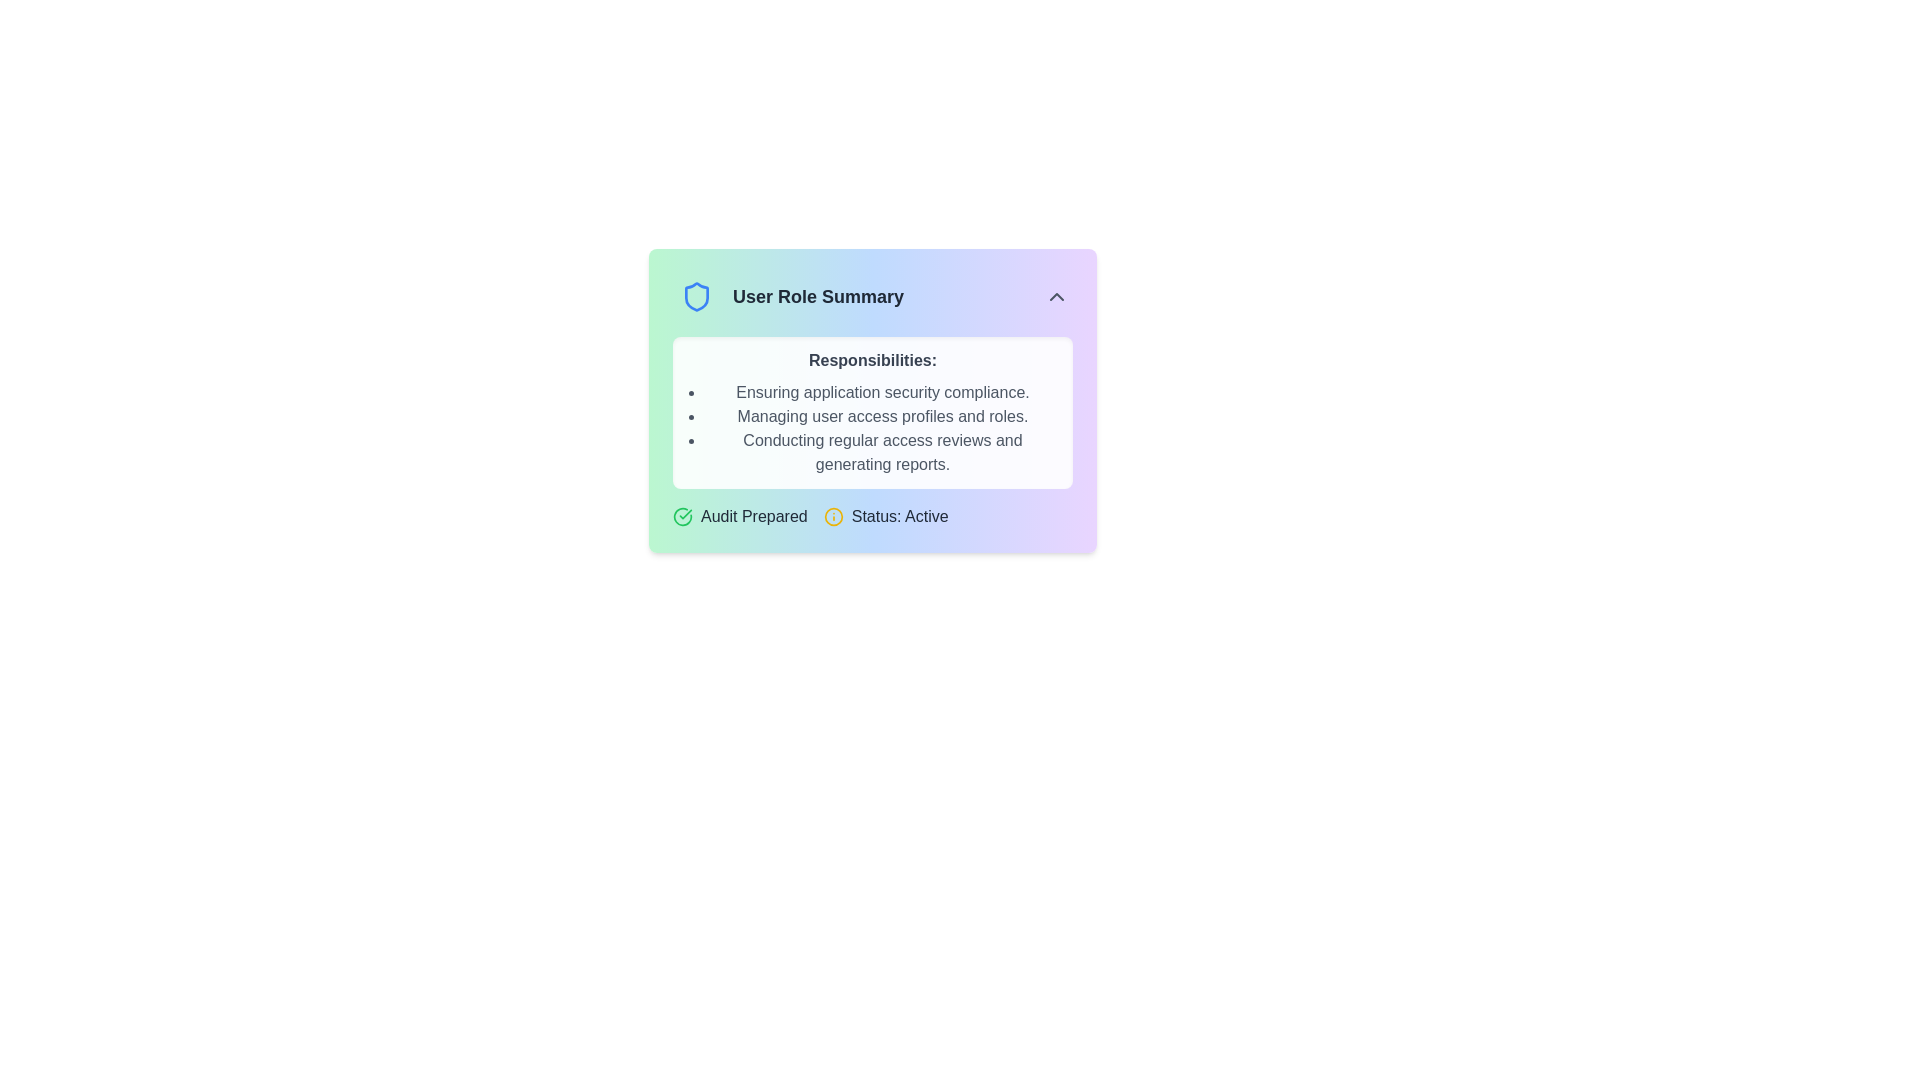 The width and height of the screenshot is (1920, 1080). Describe the element at coordinates (885, 515) in the screenshot. I see `status information from the label that displays 'Status: Active' with a yellow circular icon, positioned to the right of the 'Audit Prepared' segment` at that location.